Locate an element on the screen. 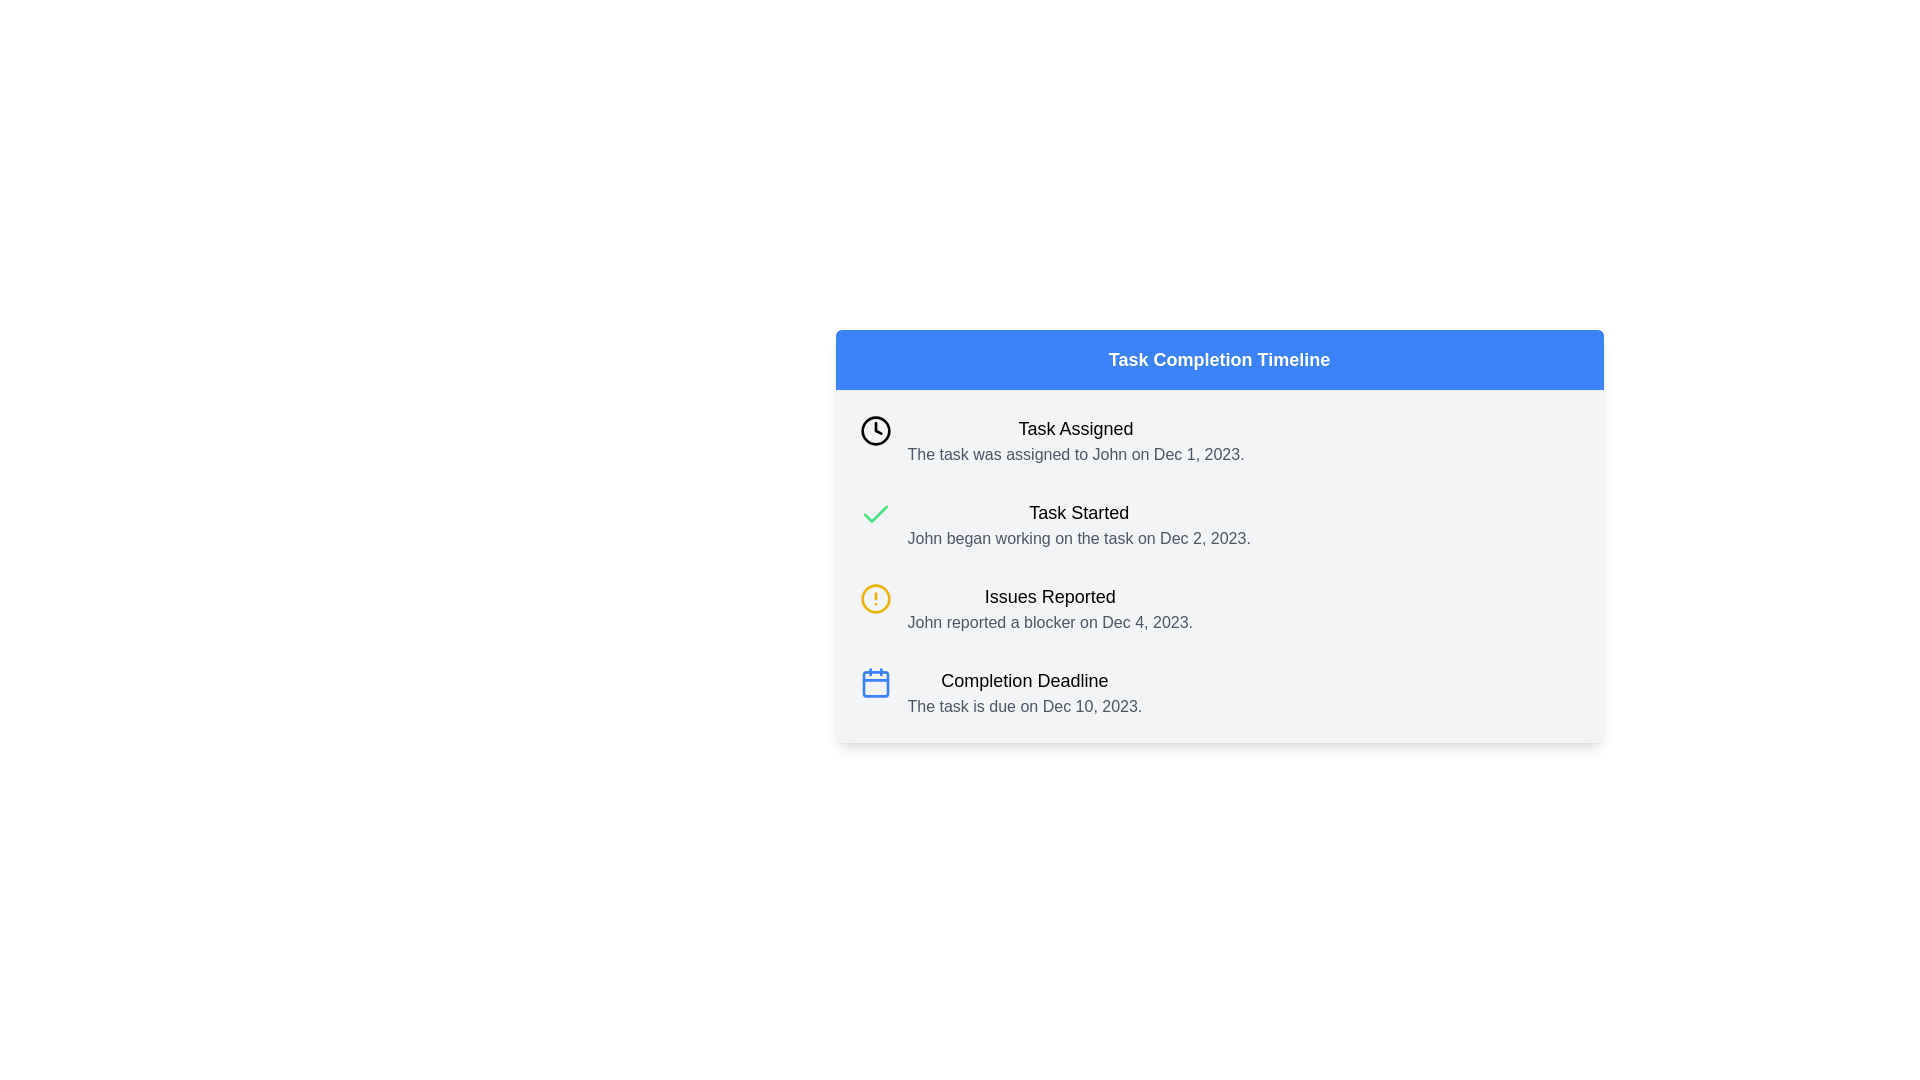 This screenshot has height=1080, width=1920. the 'Task Assigned' icon located in the first row of the 'Task Completion Timeline' section, which visually indicates that a task has been assigned is located at coordinates (875, 430).